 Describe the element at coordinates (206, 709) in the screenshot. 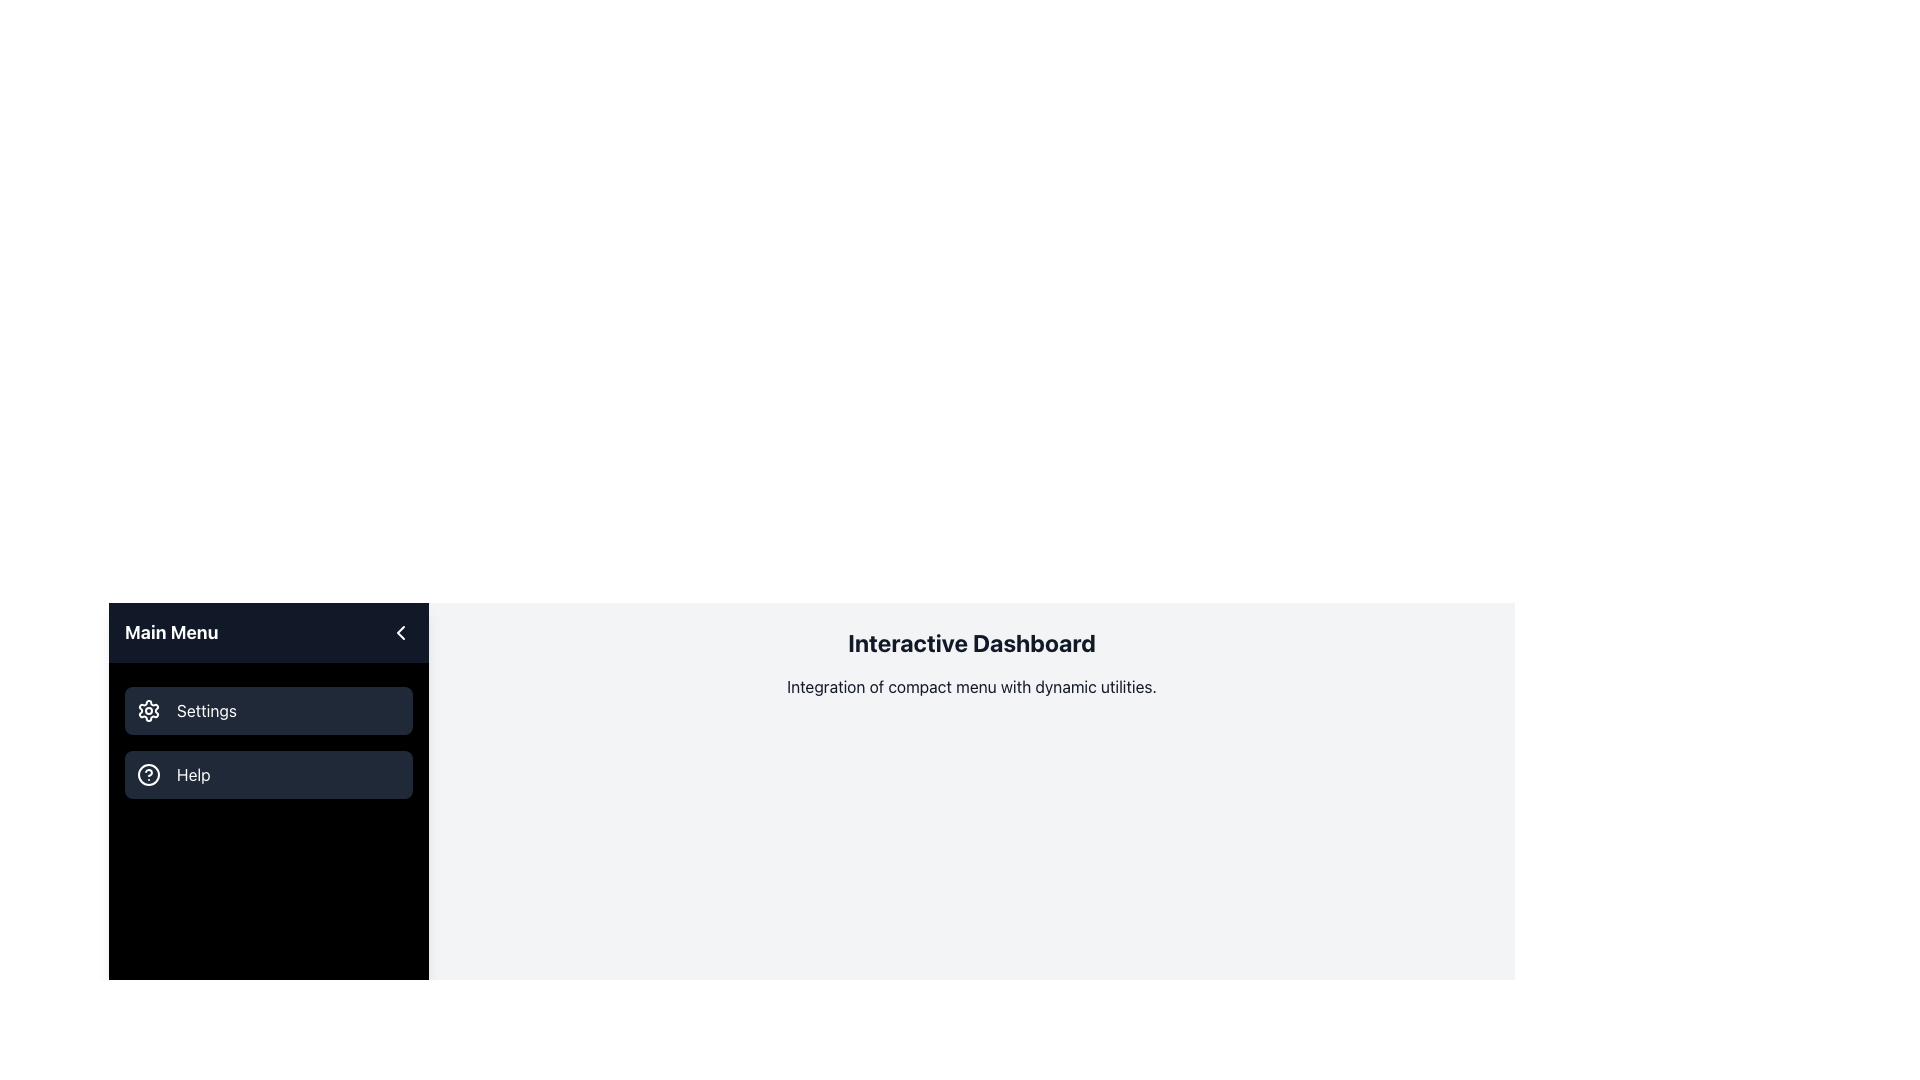

I see `static text label displaying the word 'Settings' in white font, which is aligned to the right of a settings icon` at that location.